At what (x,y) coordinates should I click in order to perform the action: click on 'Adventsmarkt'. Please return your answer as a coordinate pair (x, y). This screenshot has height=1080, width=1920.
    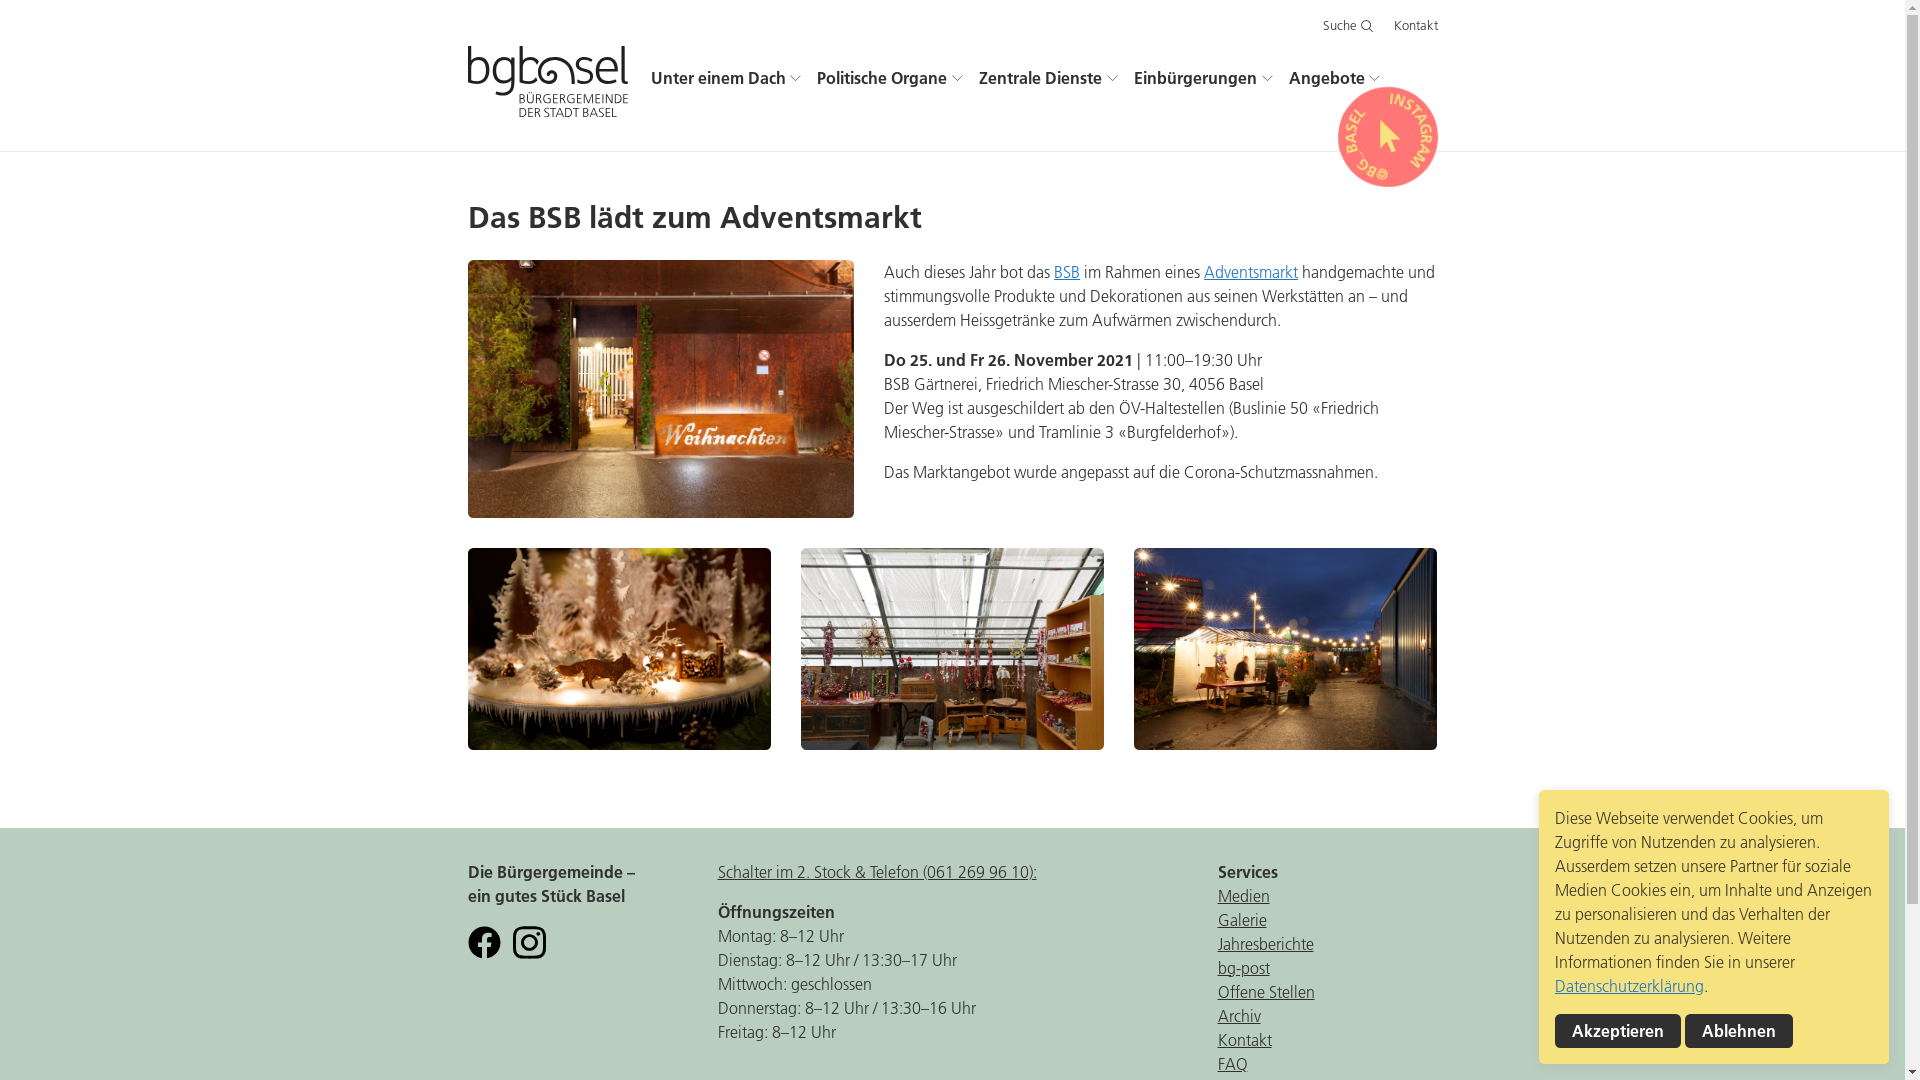
    Looking at the image, I should click on (1203, 272).